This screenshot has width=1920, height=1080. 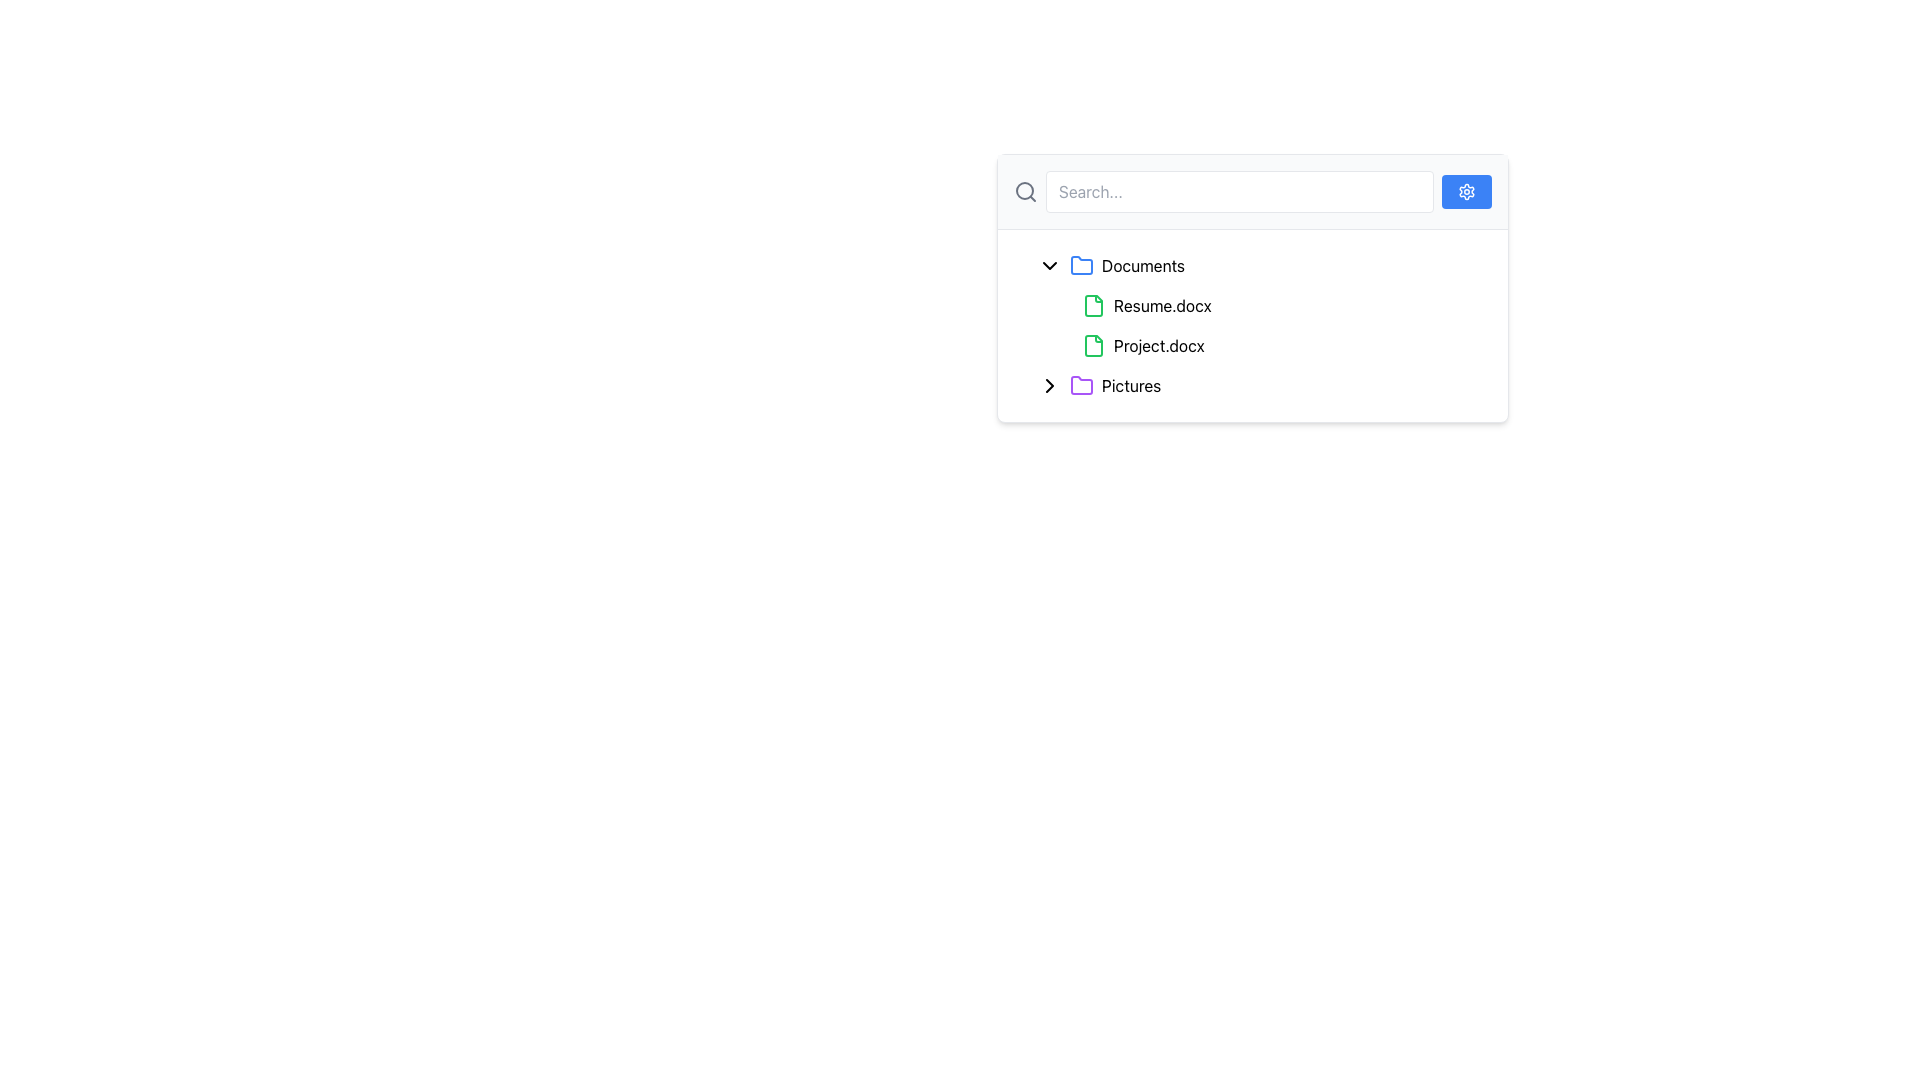 What do you see at coordinates (1467, 192) in the screenshot?
I see `the SVG Icon representing 'Settings' located in the upper-right section of the search bar interface` at bounding box center [1467, 192].